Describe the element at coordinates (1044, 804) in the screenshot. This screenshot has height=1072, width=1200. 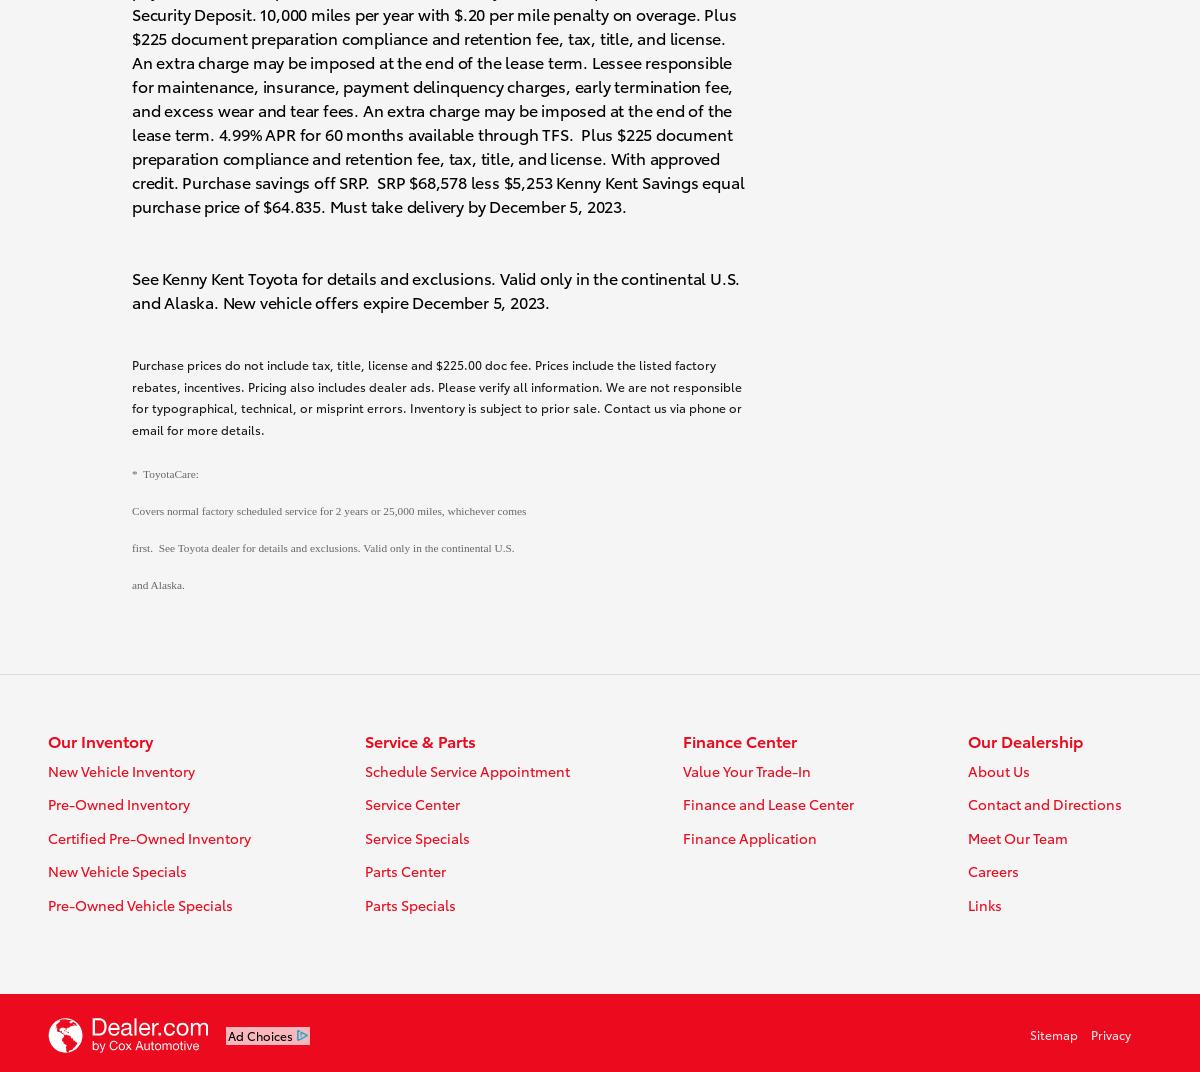
I see `'Contact and Directions'` at that location.